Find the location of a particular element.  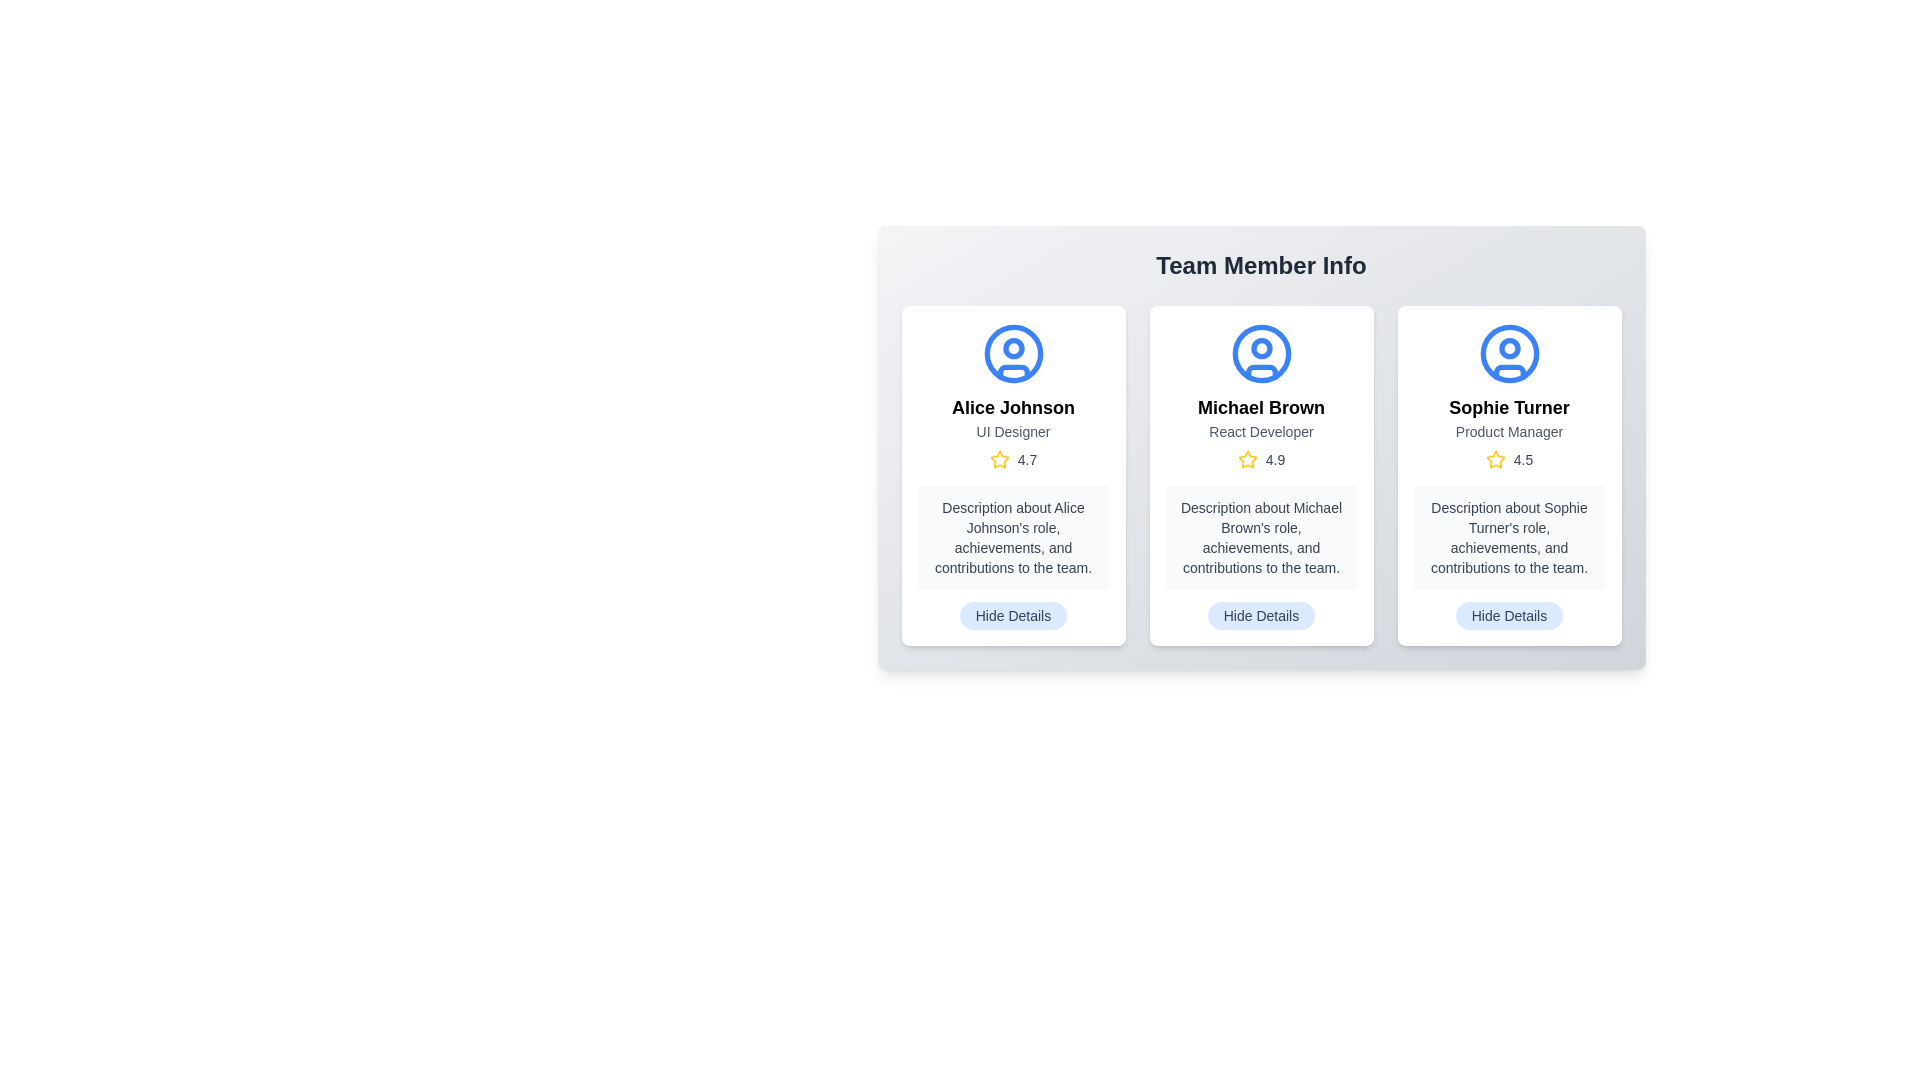

the outermost circular part of the user icon representing Alice Johnson in the Team Member Info section is located at coordinates (1013, 353).